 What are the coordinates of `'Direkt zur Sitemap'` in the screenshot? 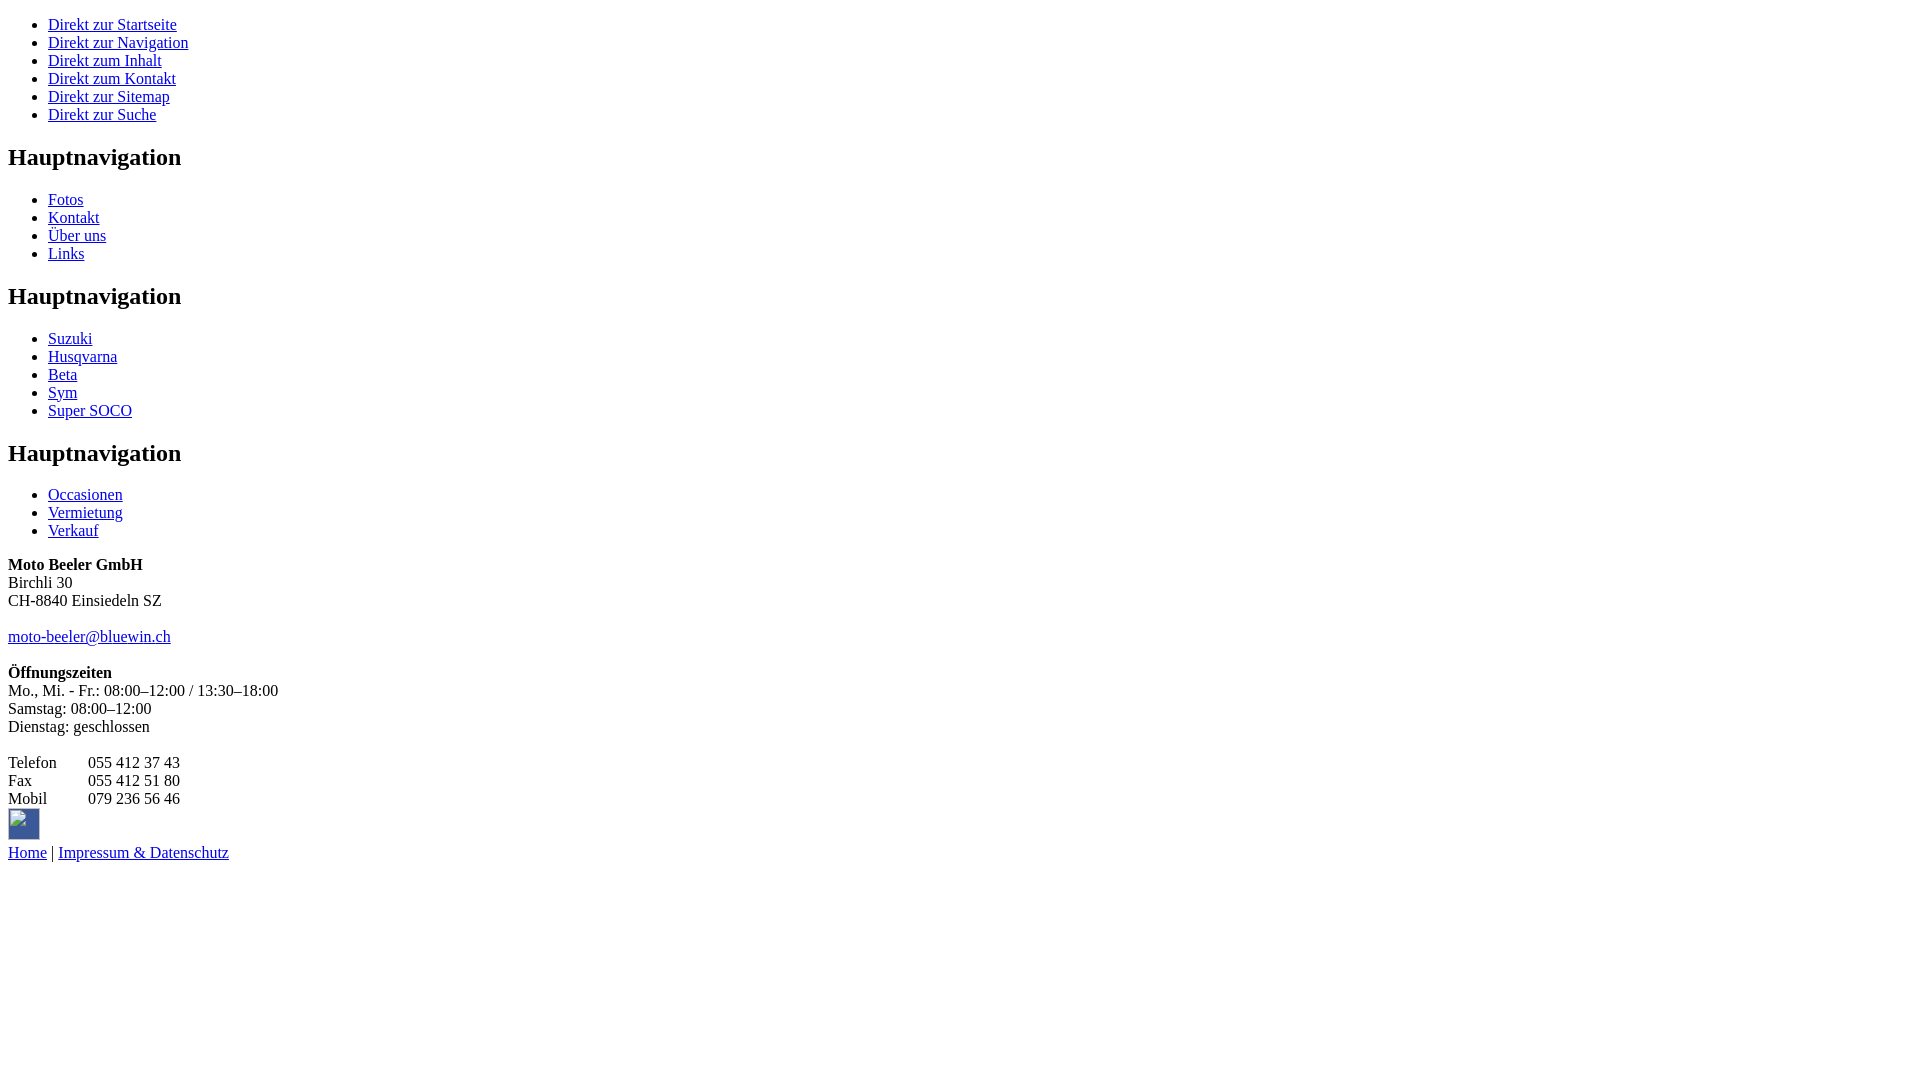 It's located at (108, 96).